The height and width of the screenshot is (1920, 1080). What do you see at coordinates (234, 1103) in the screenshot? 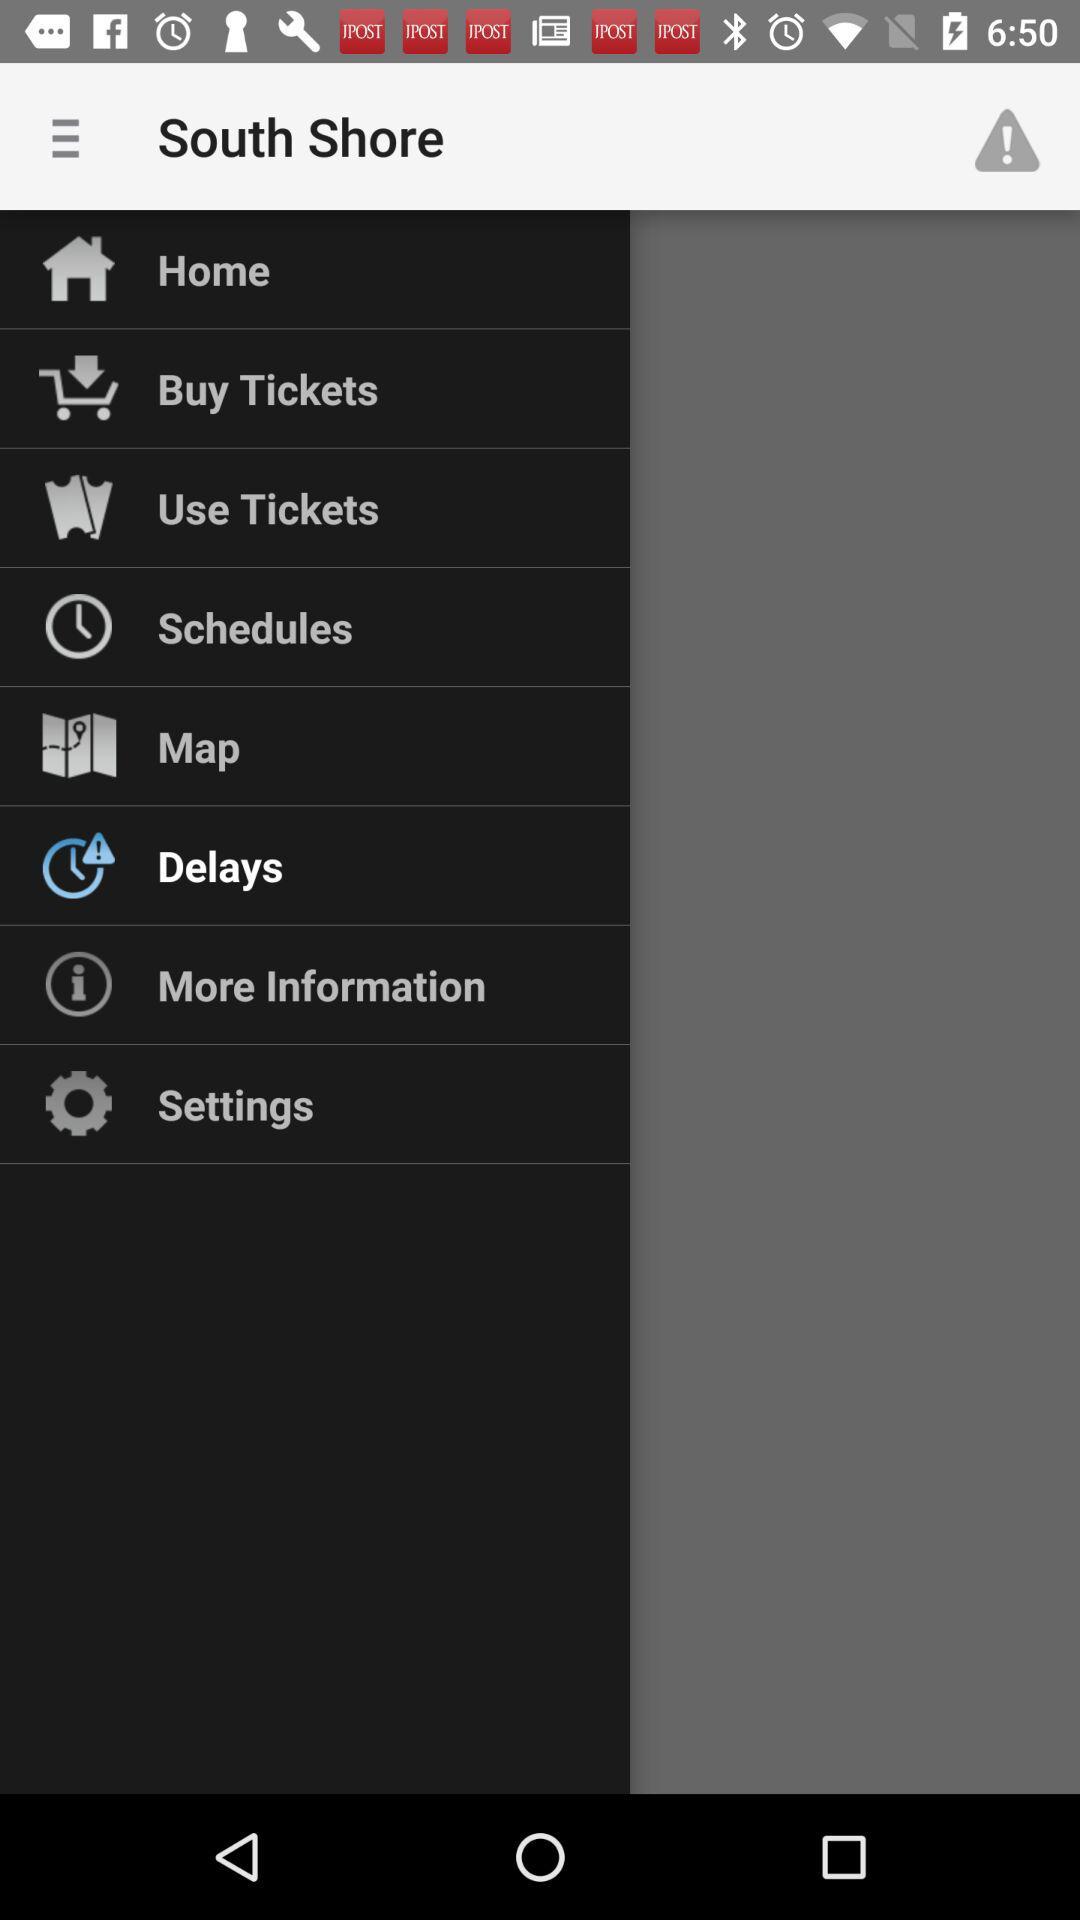
I see `settings icon` at bounding box center [234, 1103].